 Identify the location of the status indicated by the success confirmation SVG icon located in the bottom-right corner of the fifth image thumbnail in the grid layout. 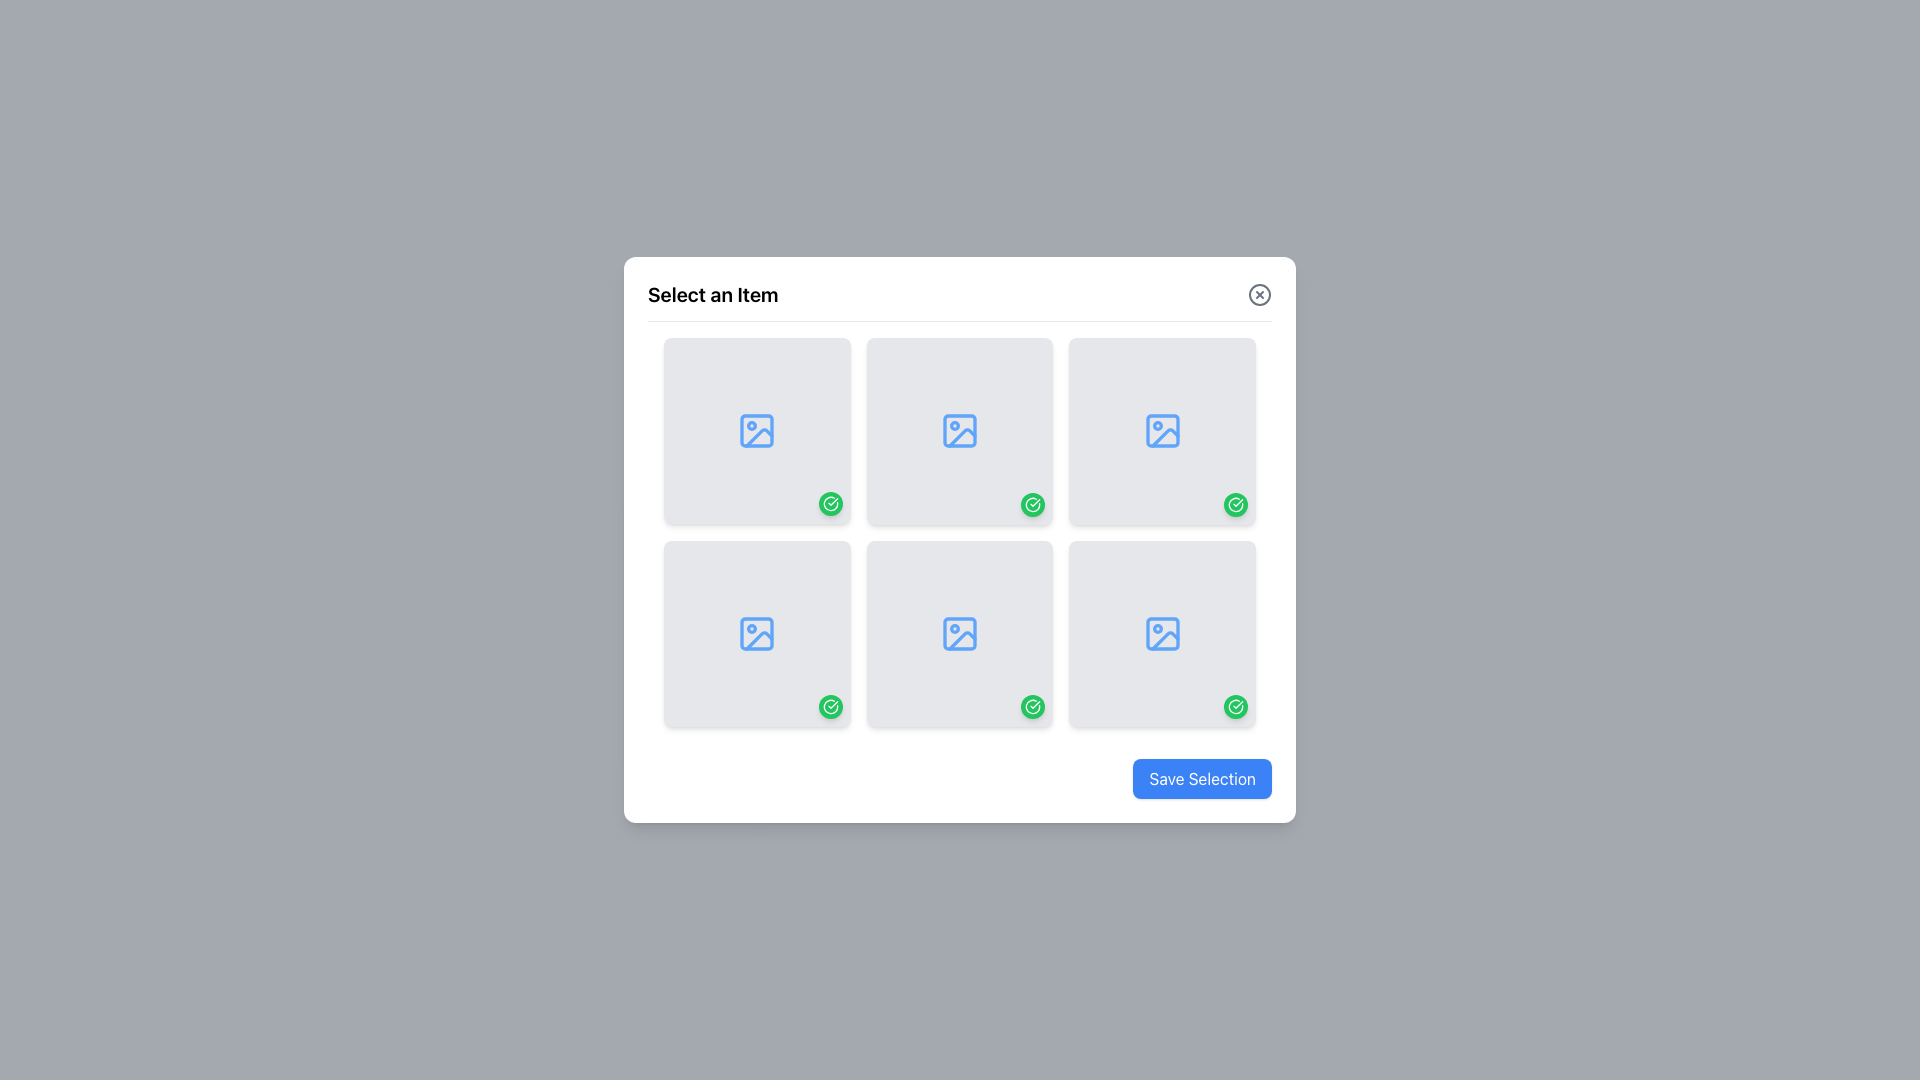
(1235, 705).